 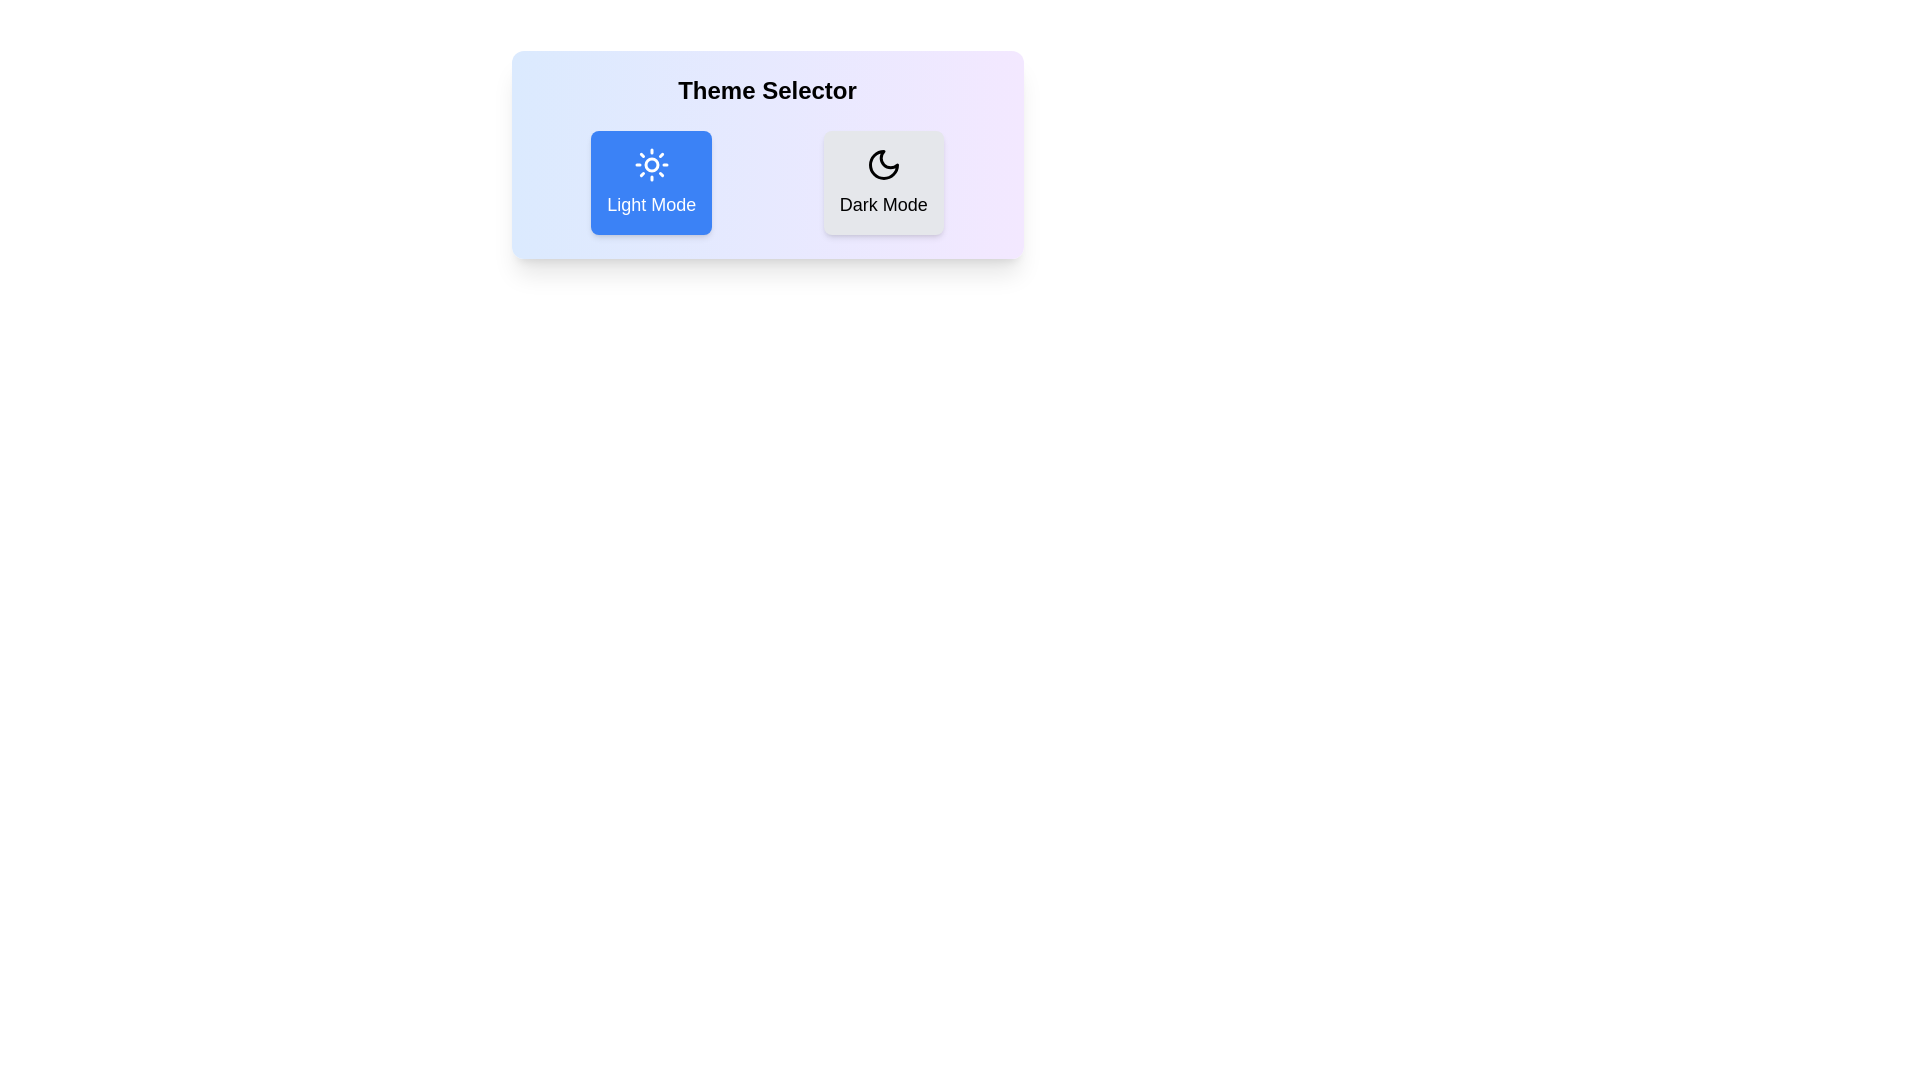 What do you see at coordinates (882, 182) in the screenshot?
I see `the 'Dark Mode' option to activate the Dark theme` at bounding box center [882, 182].